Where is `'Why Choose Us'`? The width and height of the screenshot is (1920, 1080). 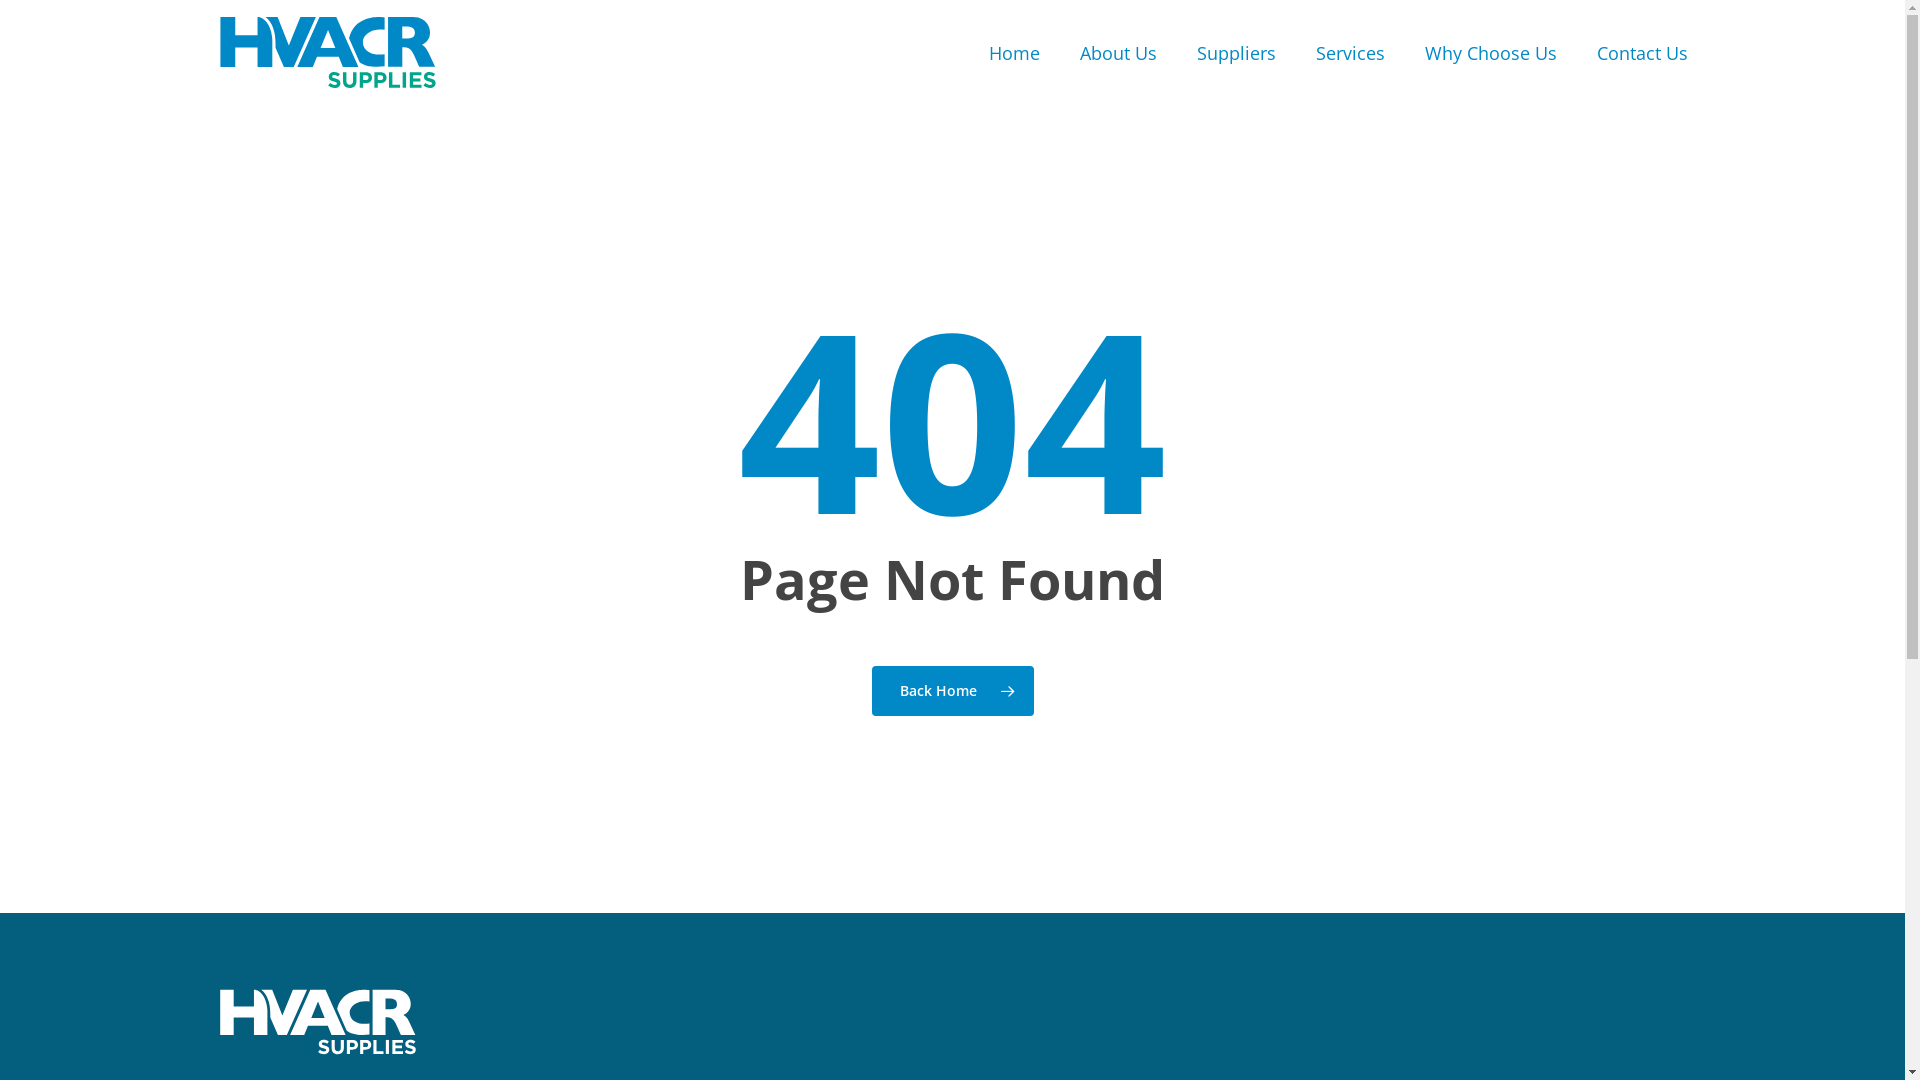
'Why Choose Us' is located at coordinates (1489, 52).